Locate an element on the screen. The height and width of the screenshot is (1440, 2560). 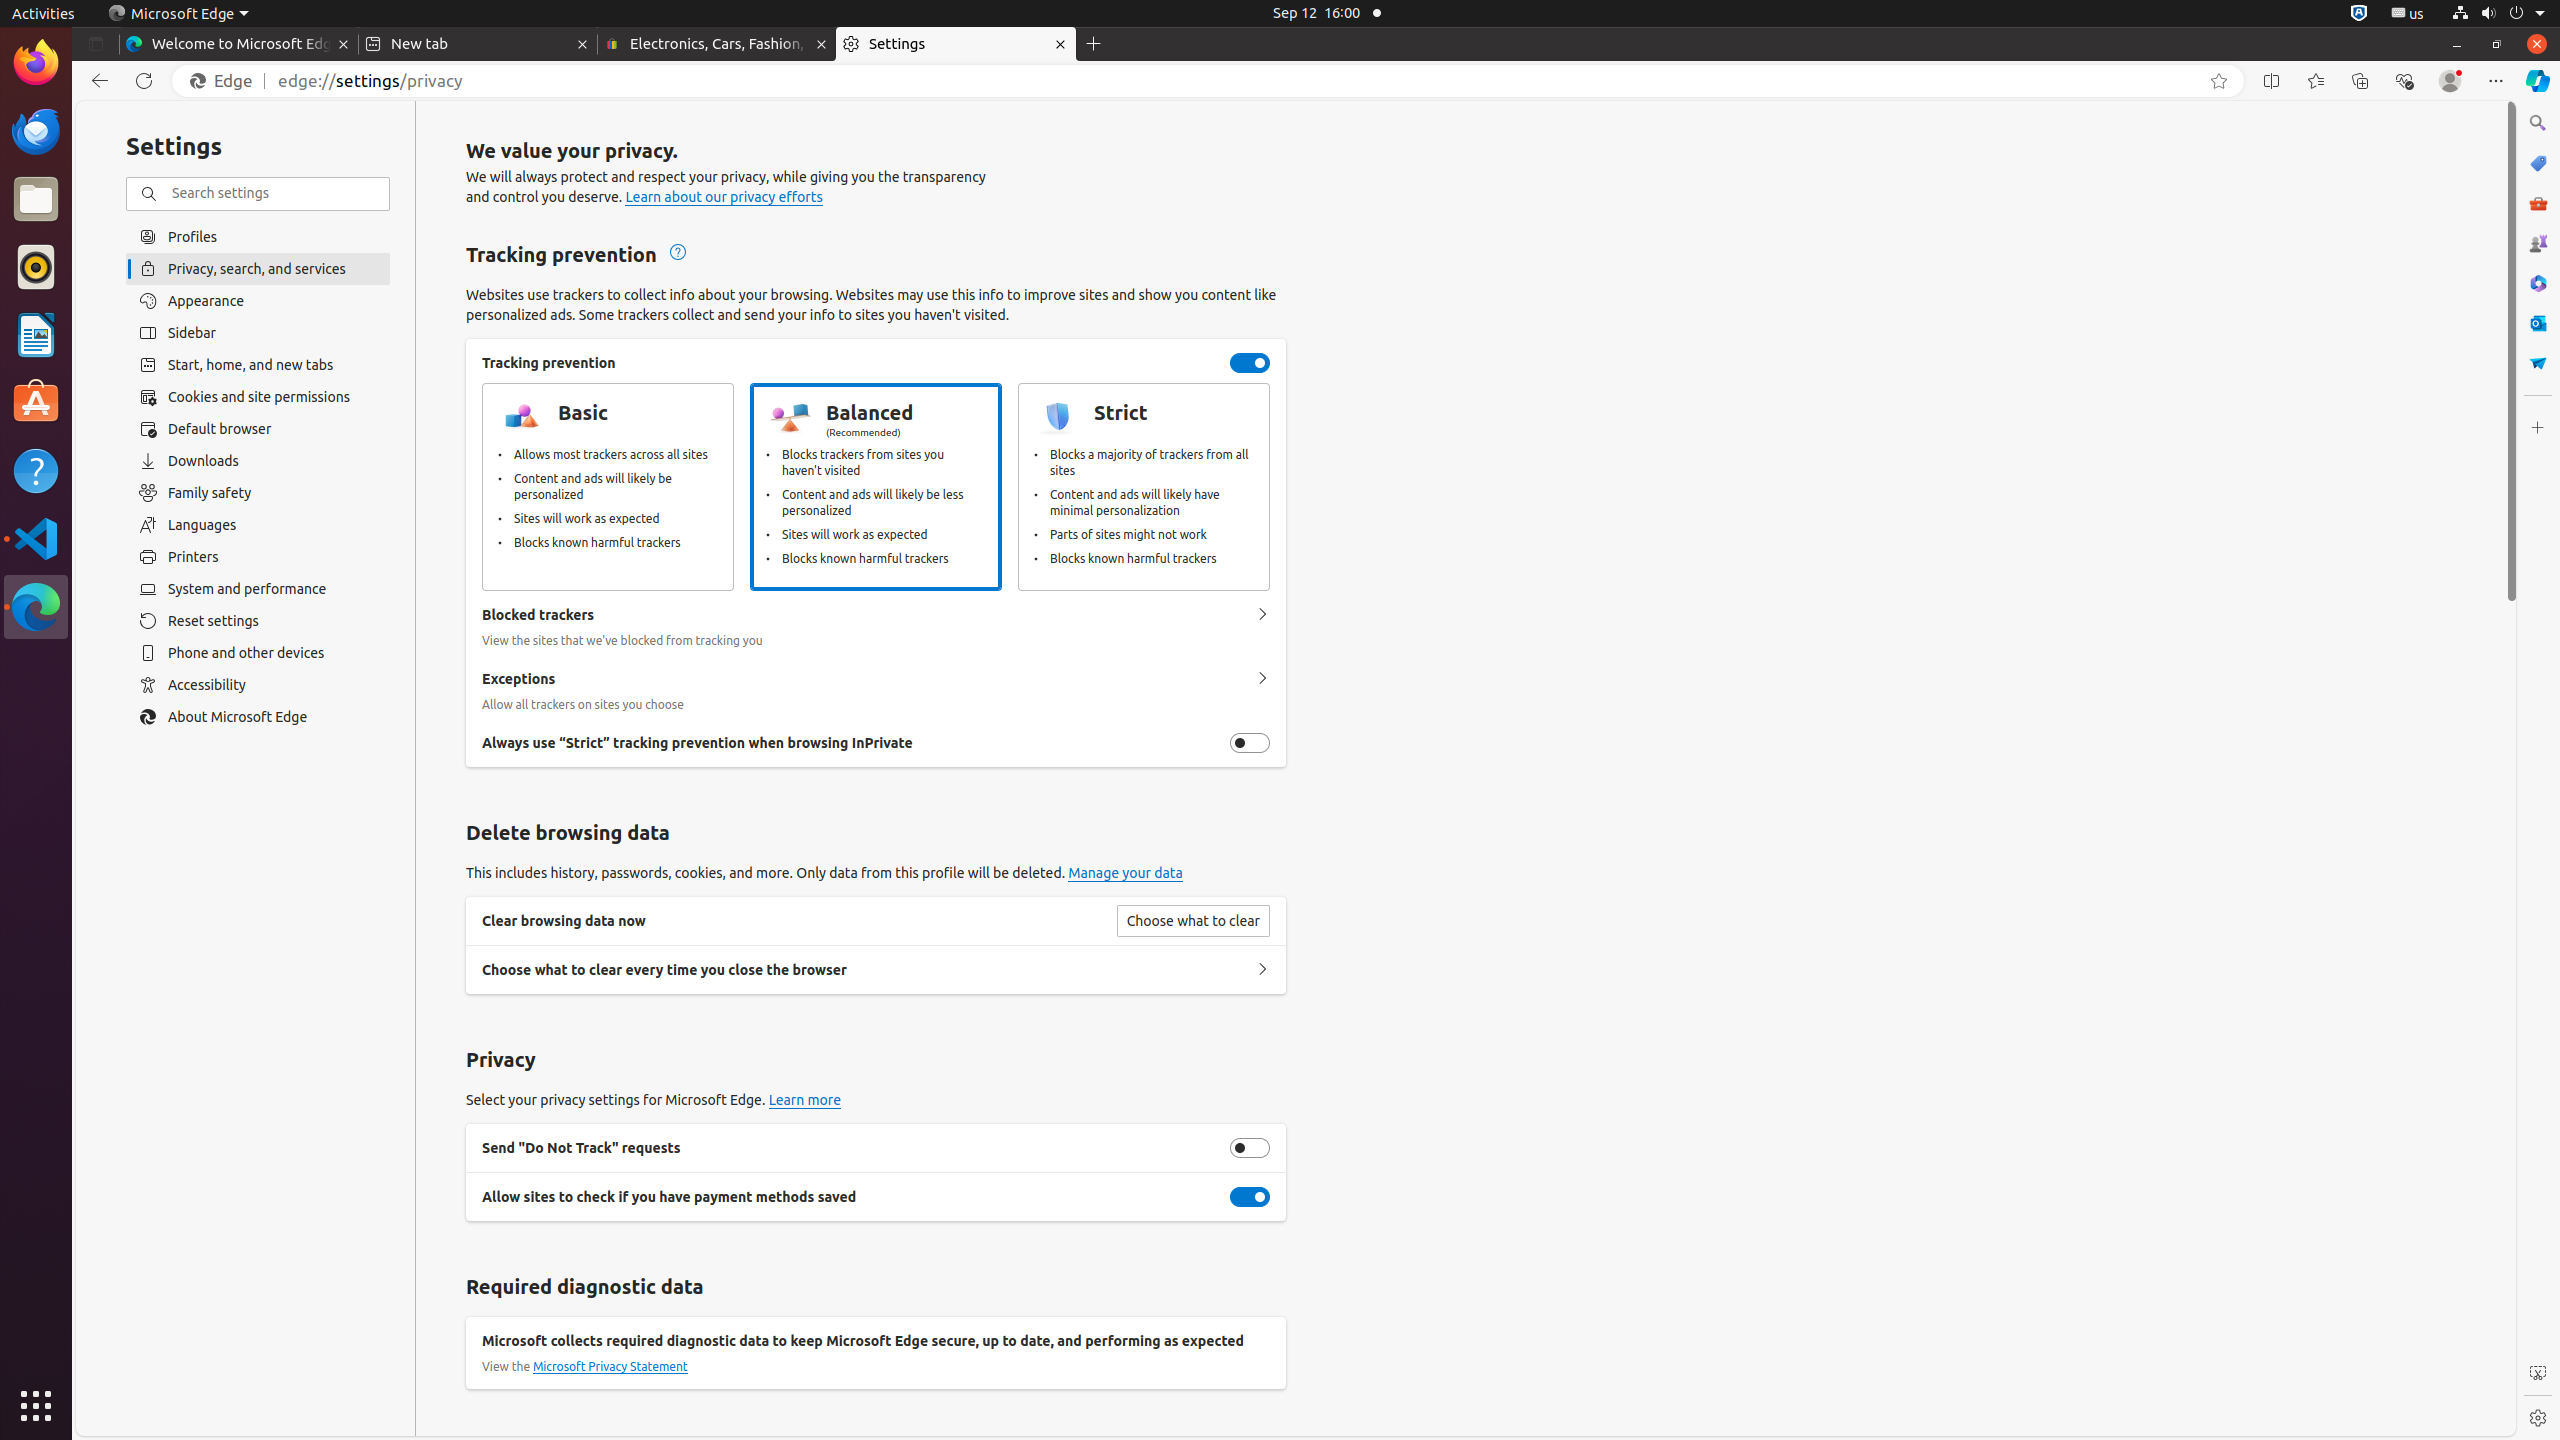
'Family safety' is located at coordinates (257, 493).